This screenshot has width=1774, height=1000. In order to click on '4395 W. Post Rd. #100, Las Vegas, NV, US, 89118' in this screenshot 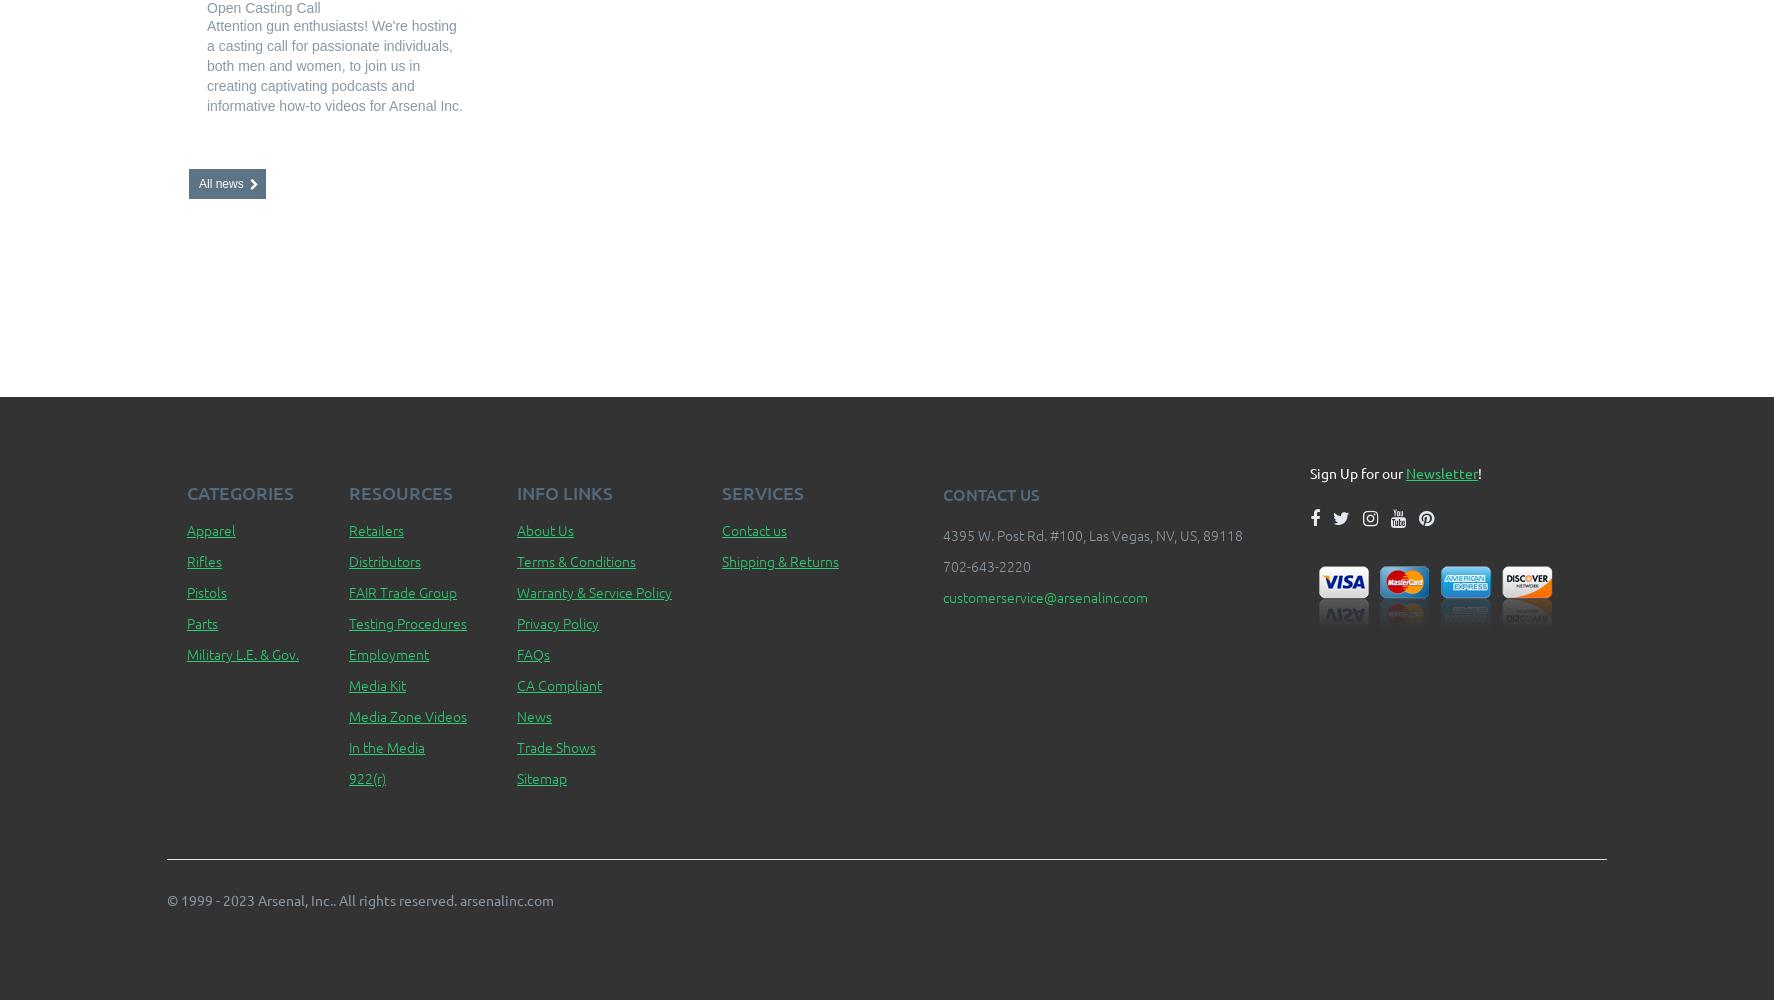, I will do `click(1091, 535)`.